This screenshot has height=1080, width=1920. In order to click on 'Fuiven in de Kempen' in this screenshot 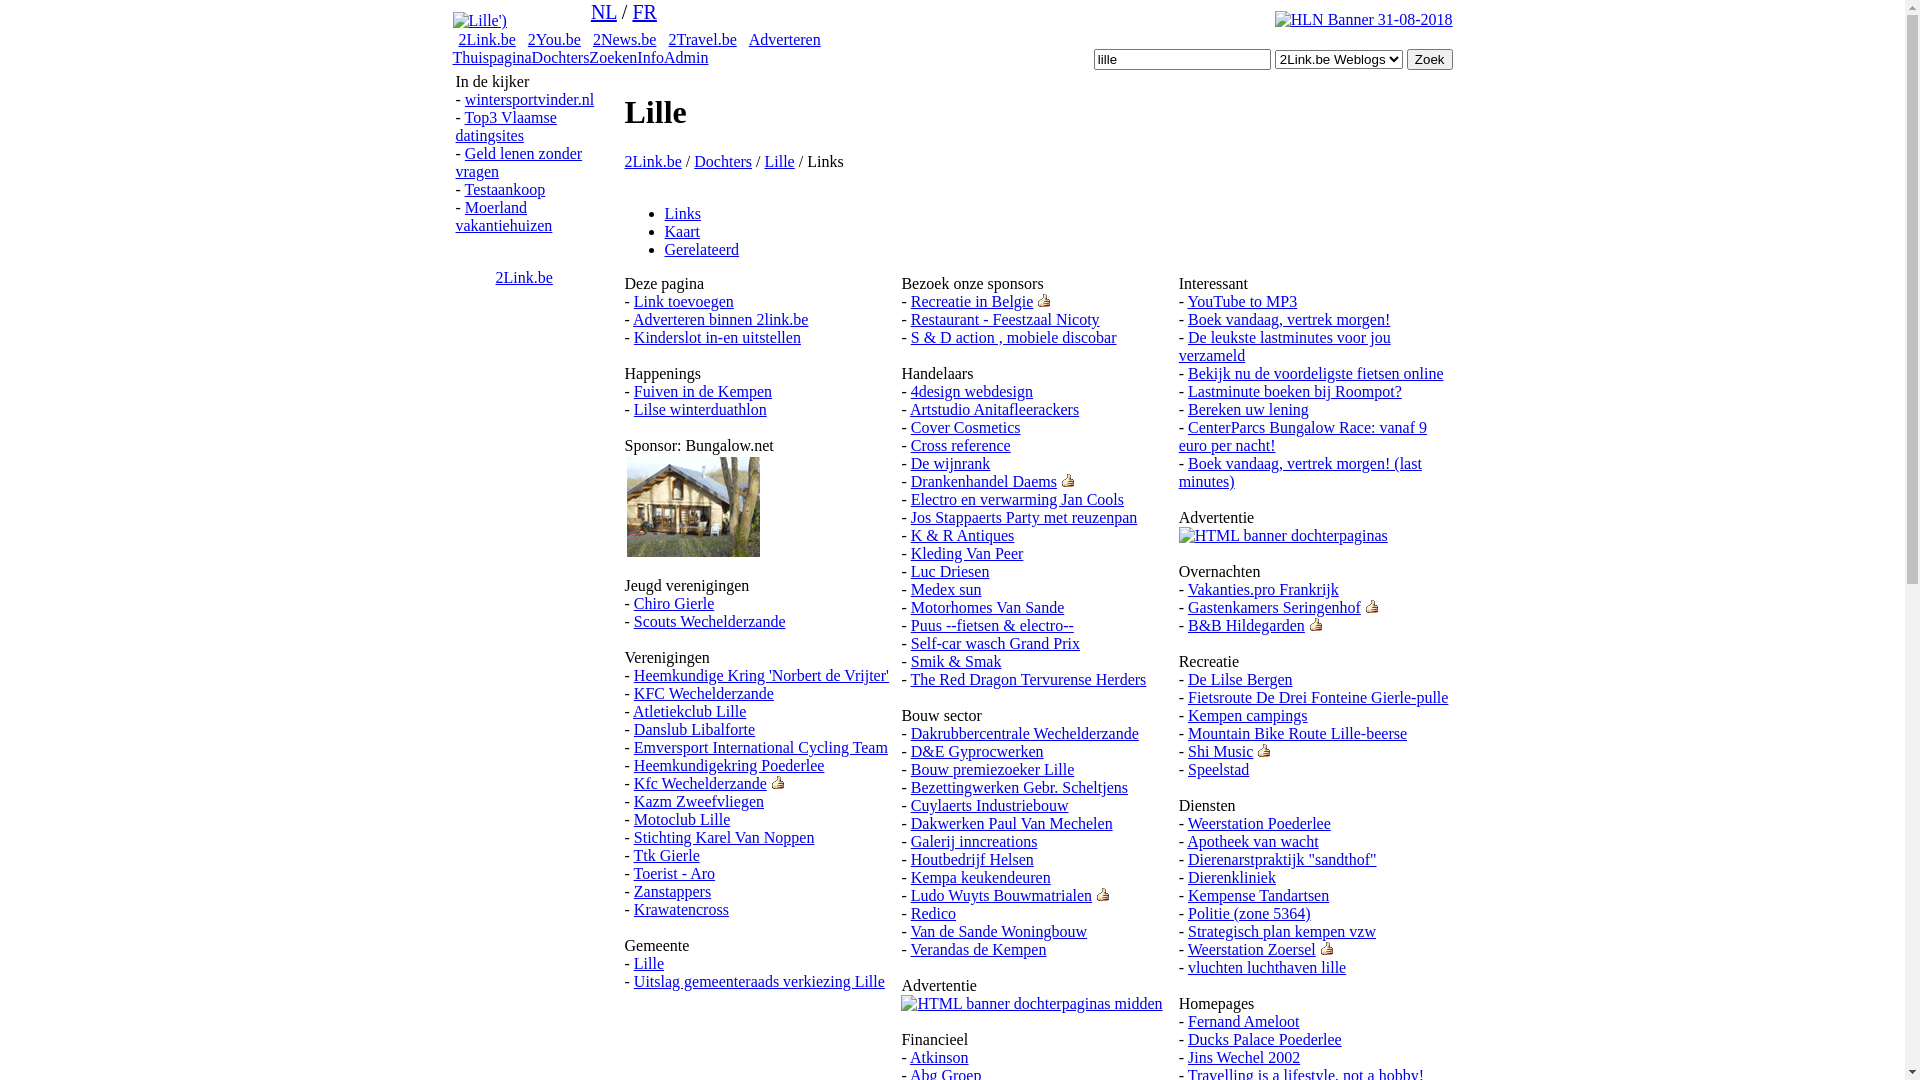, I will do `click(702, 391)`.